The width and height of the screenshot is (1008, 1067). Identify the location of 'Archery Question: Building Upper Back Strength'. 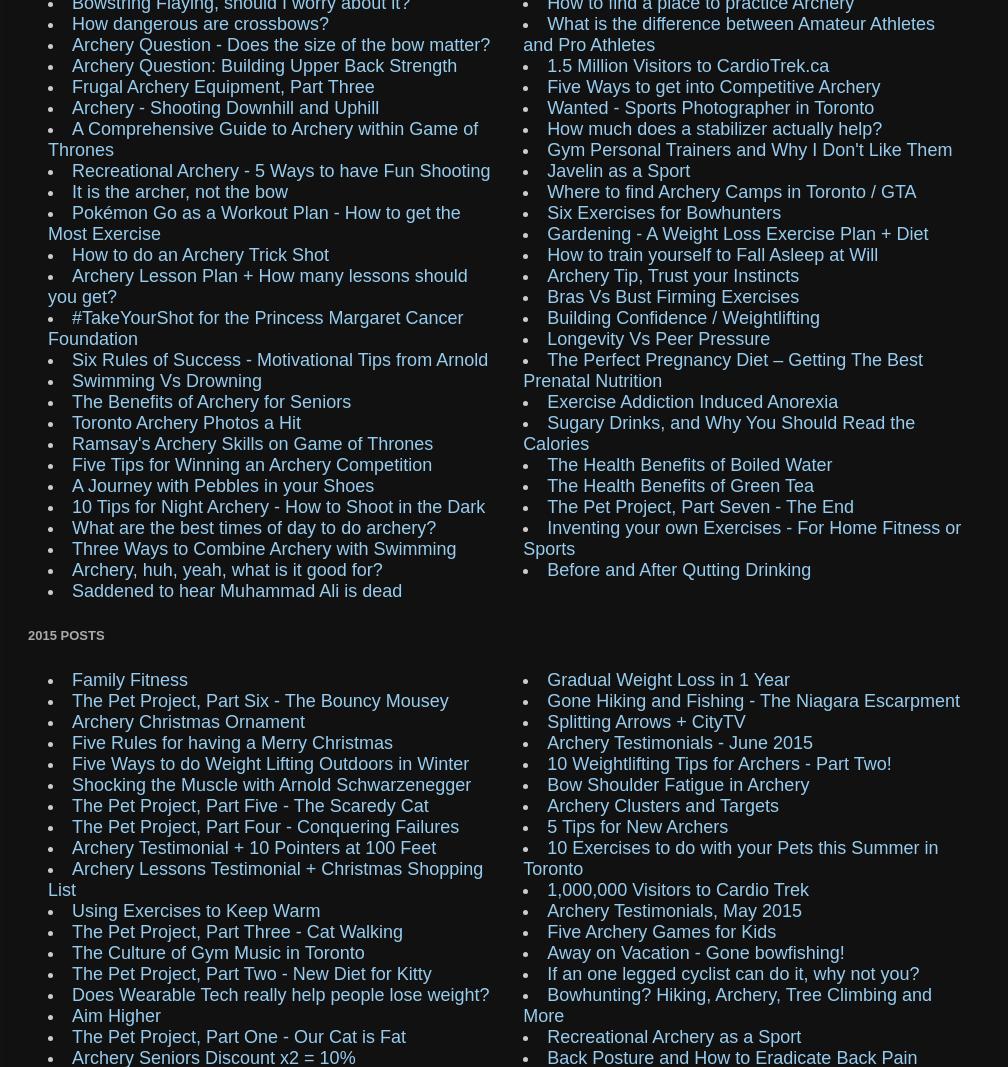
(264, 63).